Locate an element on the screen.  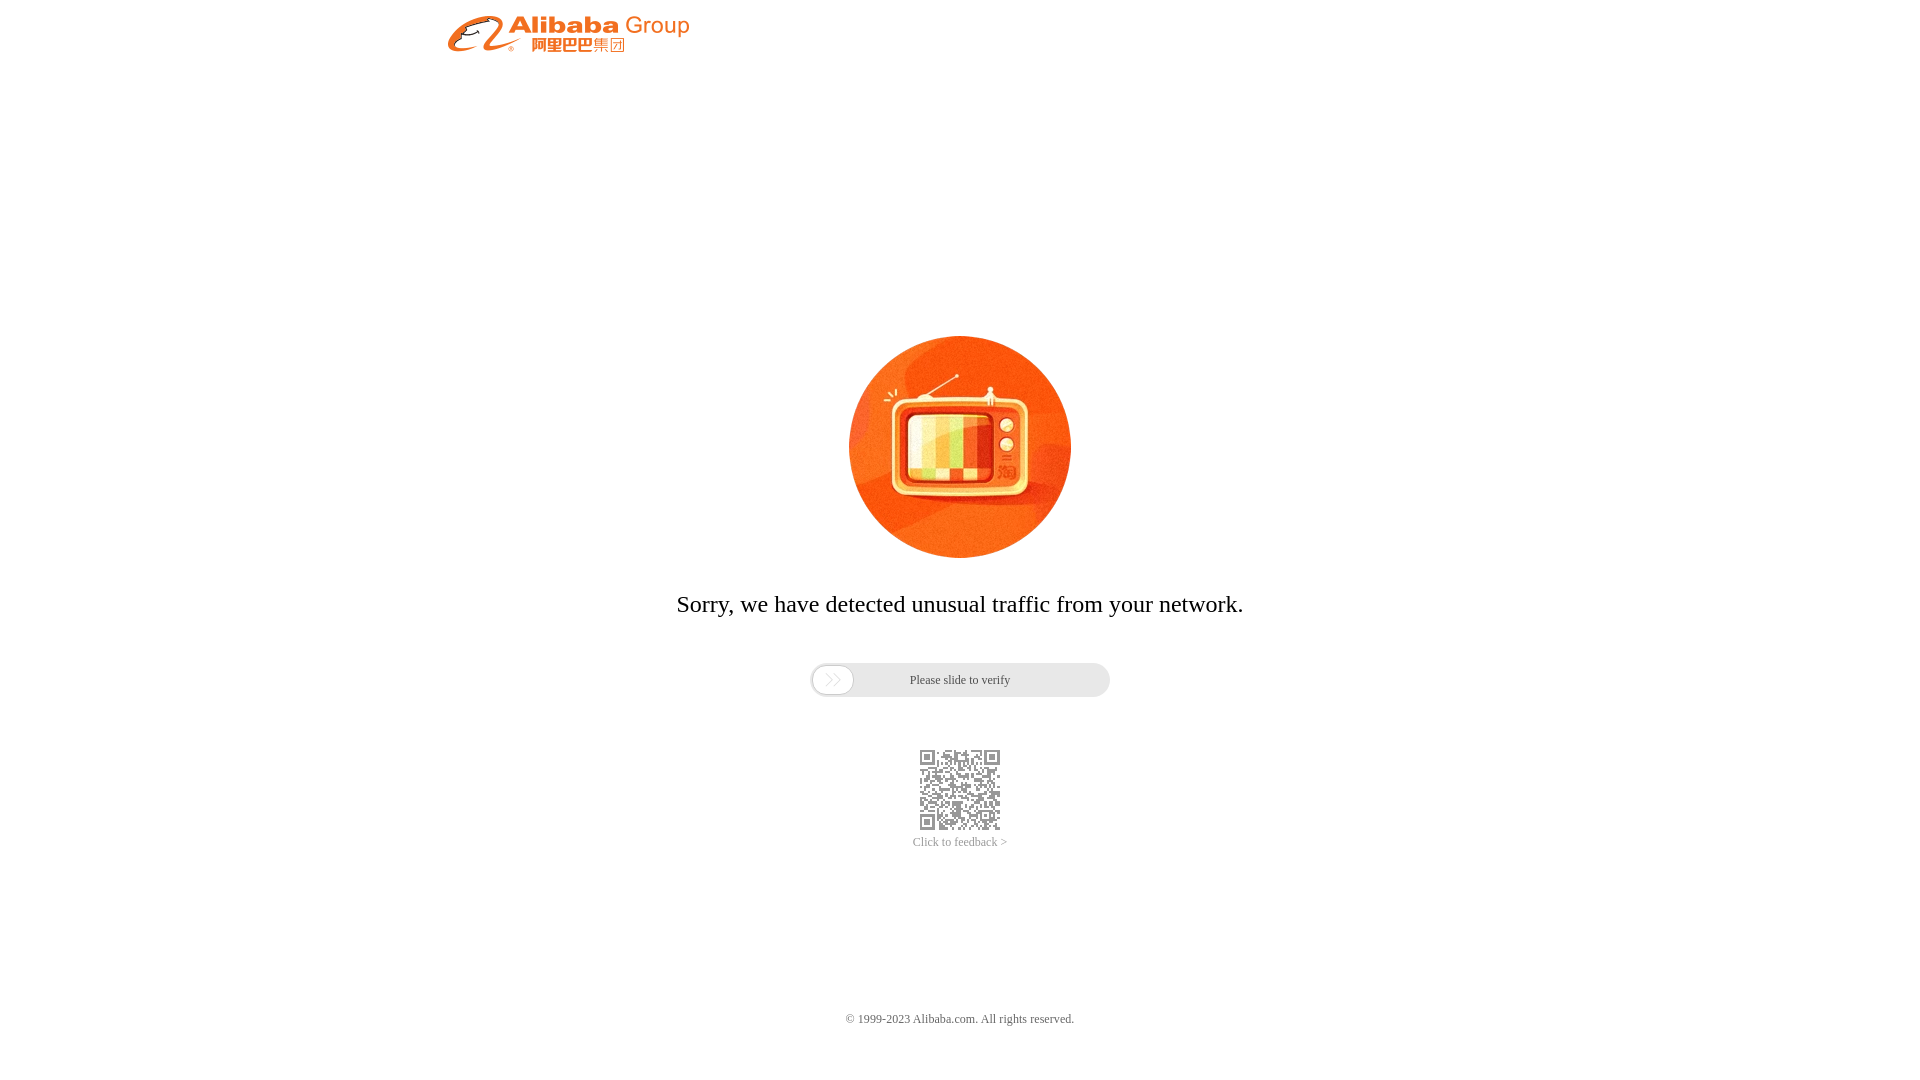
'Click to feedback >' is located at coordinates (960, 842).